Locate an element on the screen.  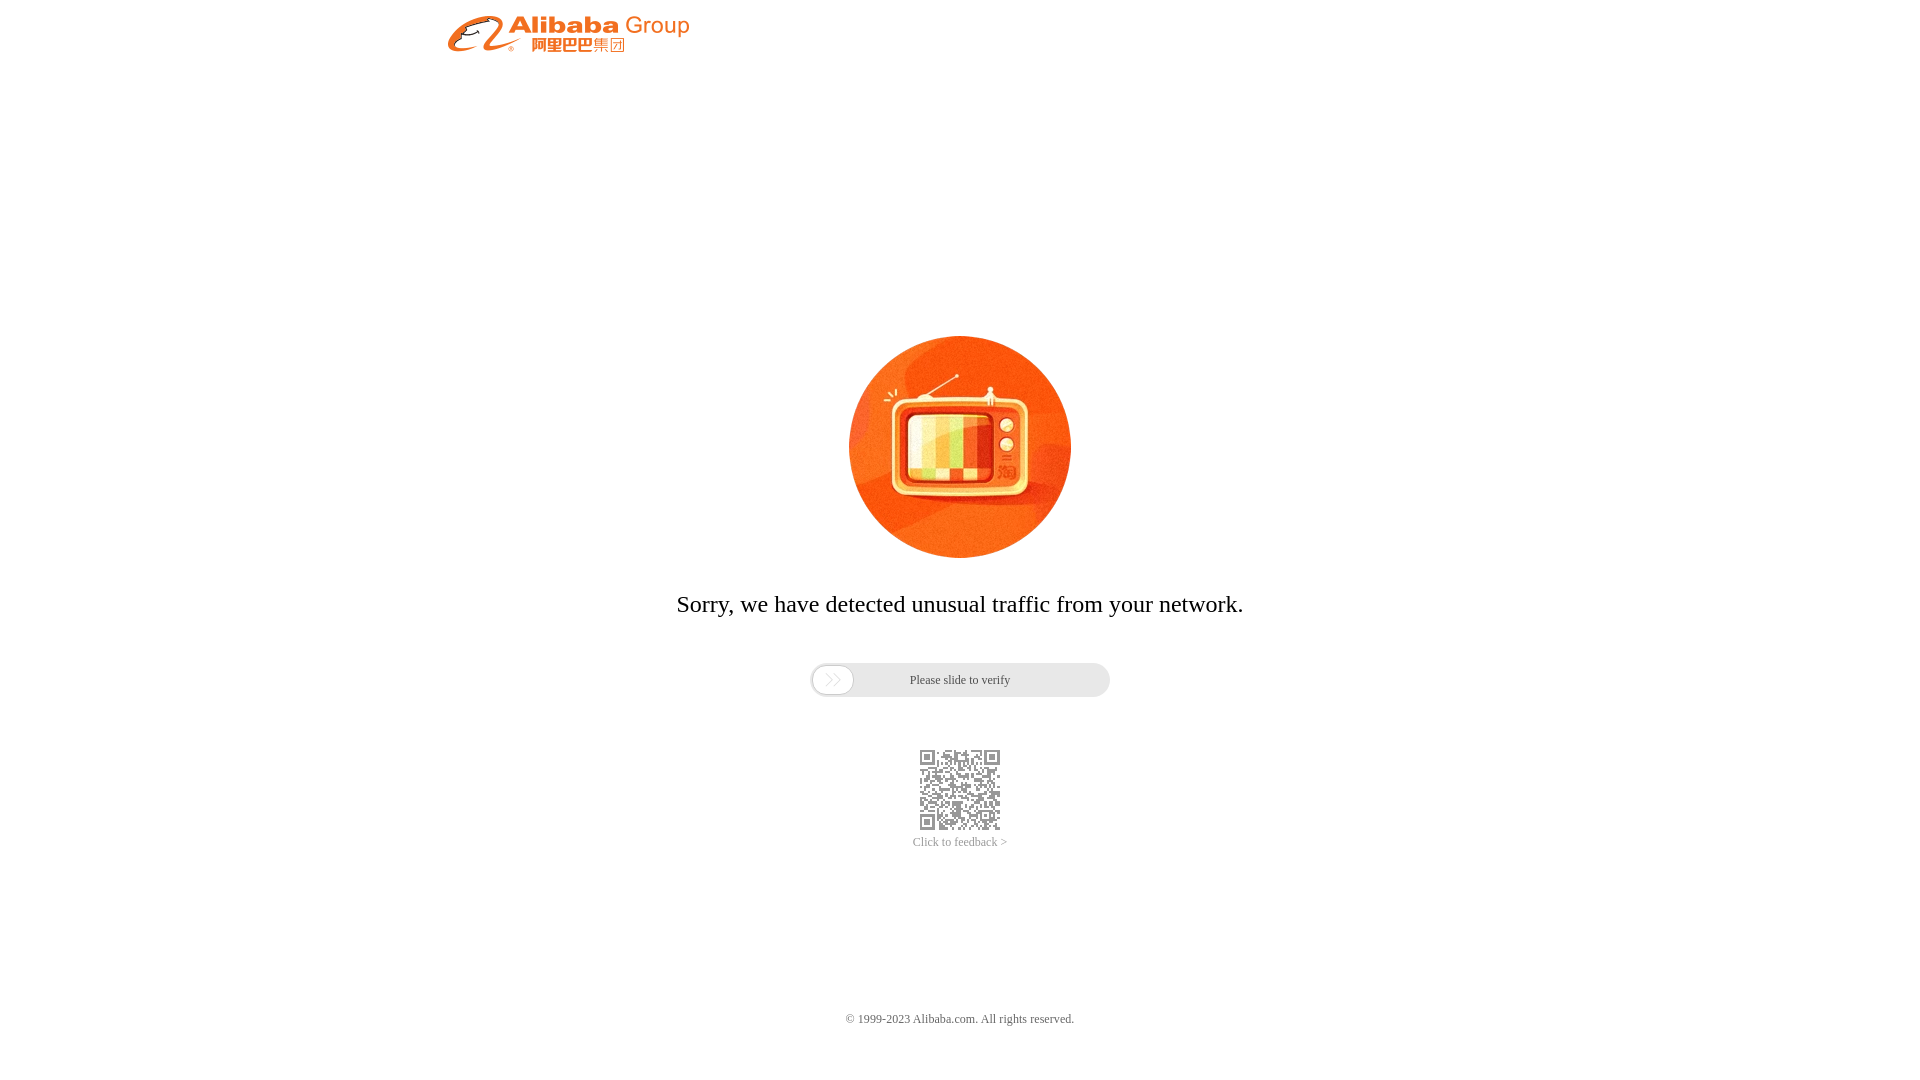
'Click to feedback >' is located at coordinates (960, 842).